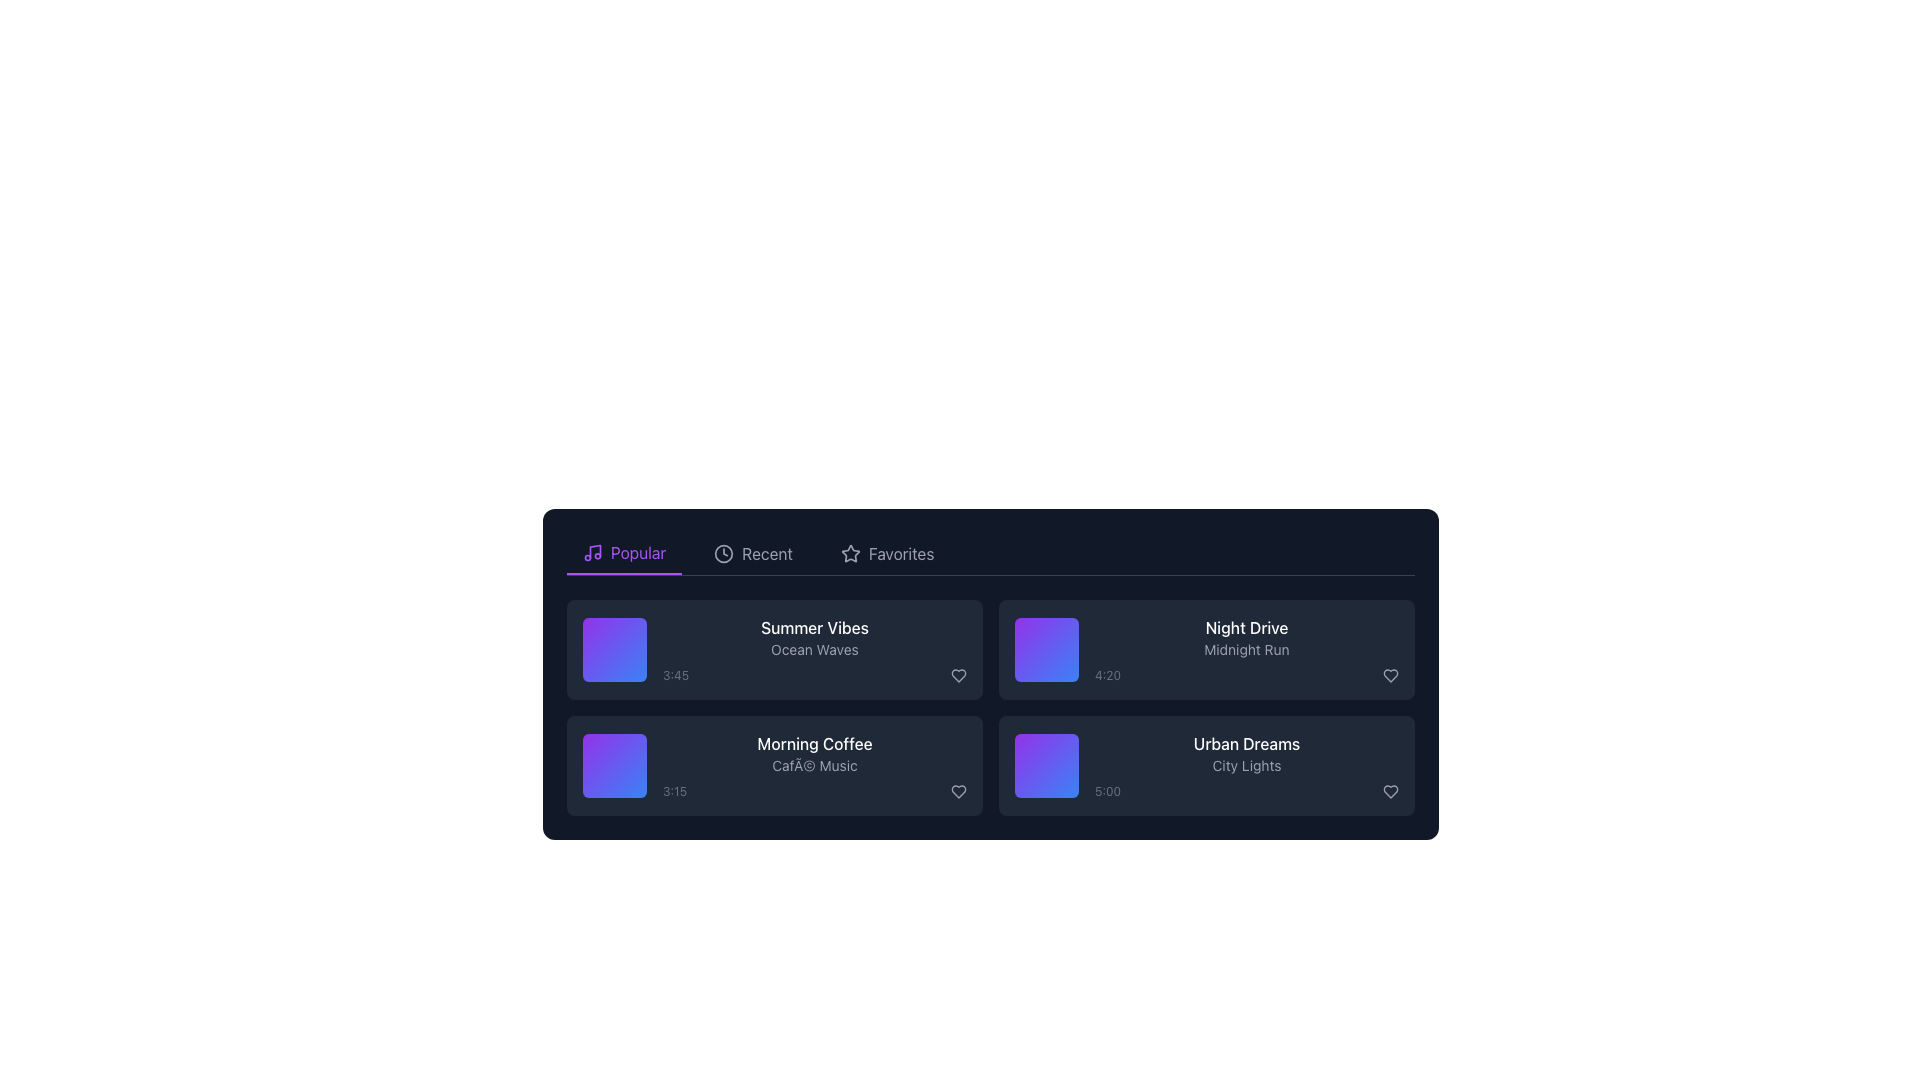  Describe the element at coordinates (815, 765) in the screenshot. I see `the text block displaying the title and subtitle of the music track located in the lower-left quarter of the interface, which is the second item in the first column of a list of music tracks` at that location.